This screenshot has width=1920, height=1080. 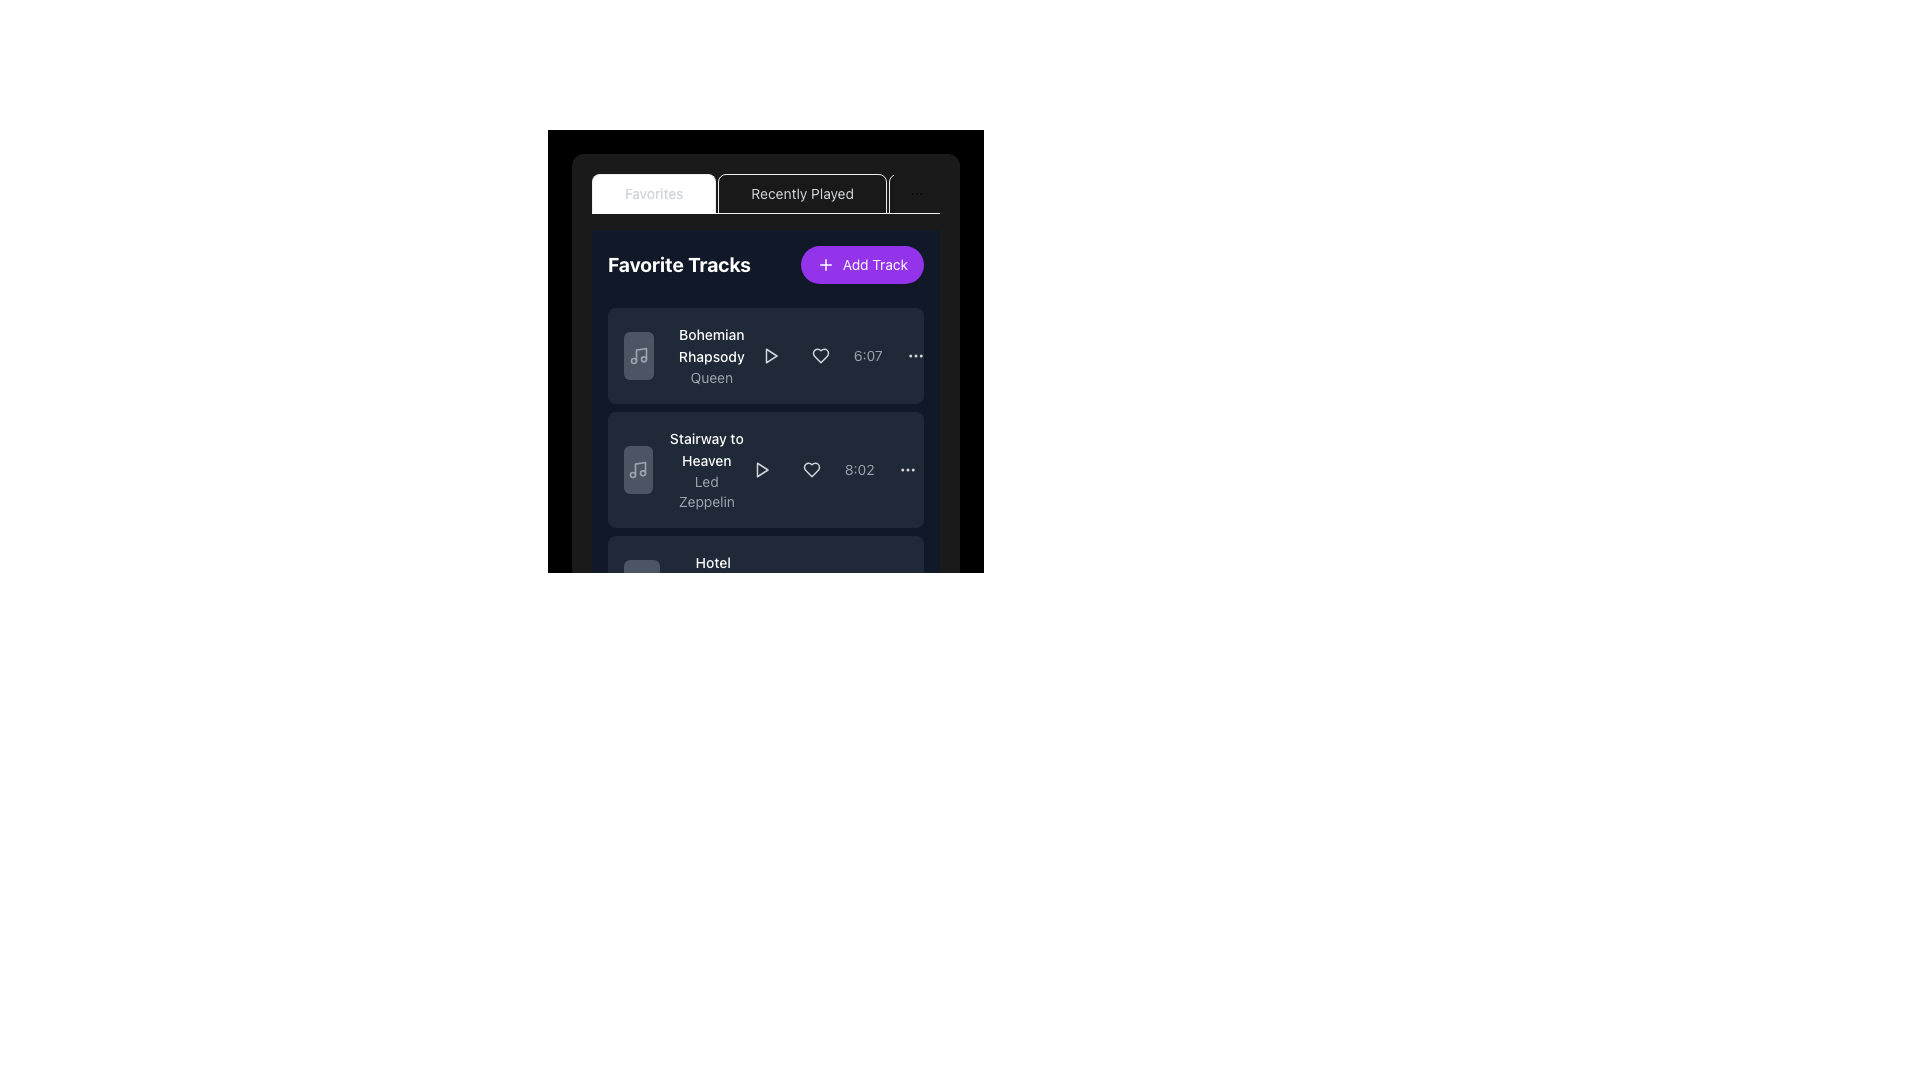 I want to click on the Tab button, which is the second tab in the sequence, located between the 'Favorites' tab and the 'Custom Playlists' tab, to switch the view to show content related to recently played items, so click(x=826, y=193).